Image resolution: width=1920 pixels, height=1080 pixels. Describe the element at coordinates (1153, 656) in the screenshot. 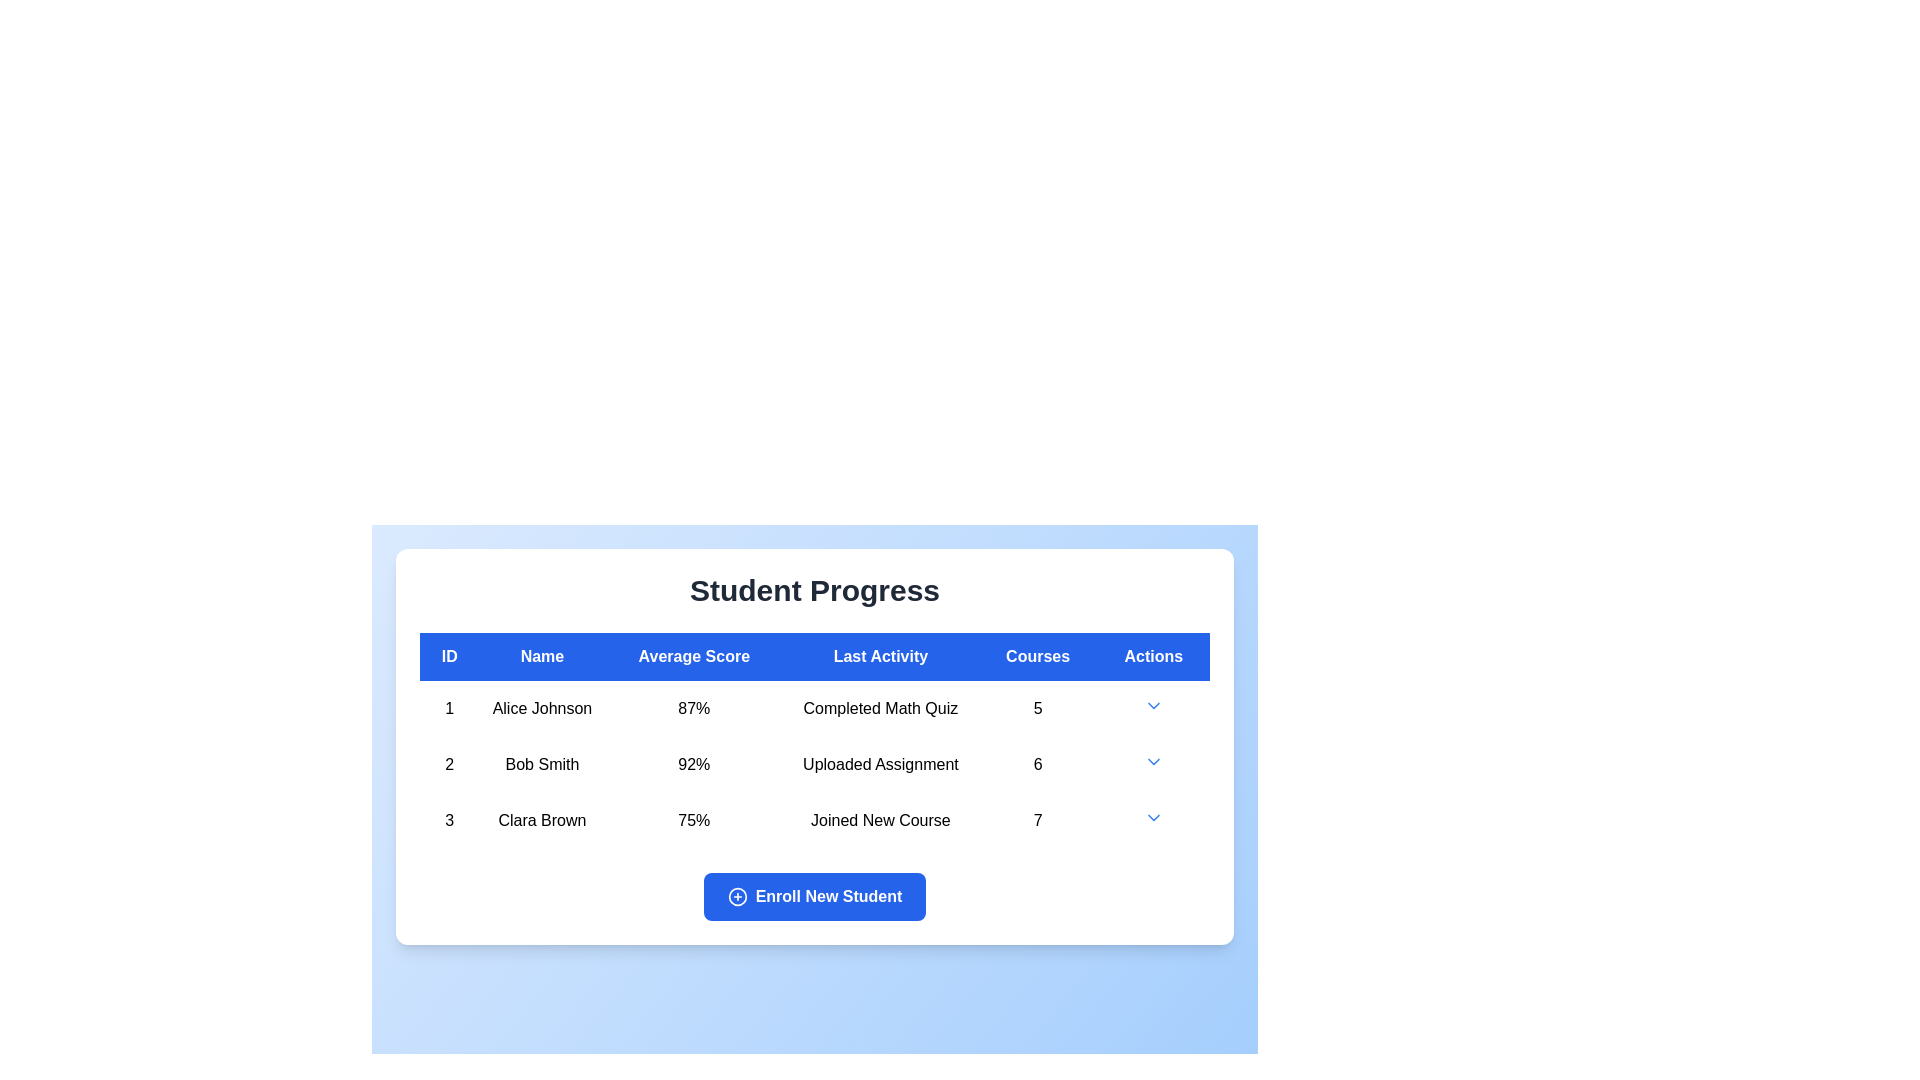

I see `the table header cell that indicates action-related items, which is the sixth column header in the table` at that location.